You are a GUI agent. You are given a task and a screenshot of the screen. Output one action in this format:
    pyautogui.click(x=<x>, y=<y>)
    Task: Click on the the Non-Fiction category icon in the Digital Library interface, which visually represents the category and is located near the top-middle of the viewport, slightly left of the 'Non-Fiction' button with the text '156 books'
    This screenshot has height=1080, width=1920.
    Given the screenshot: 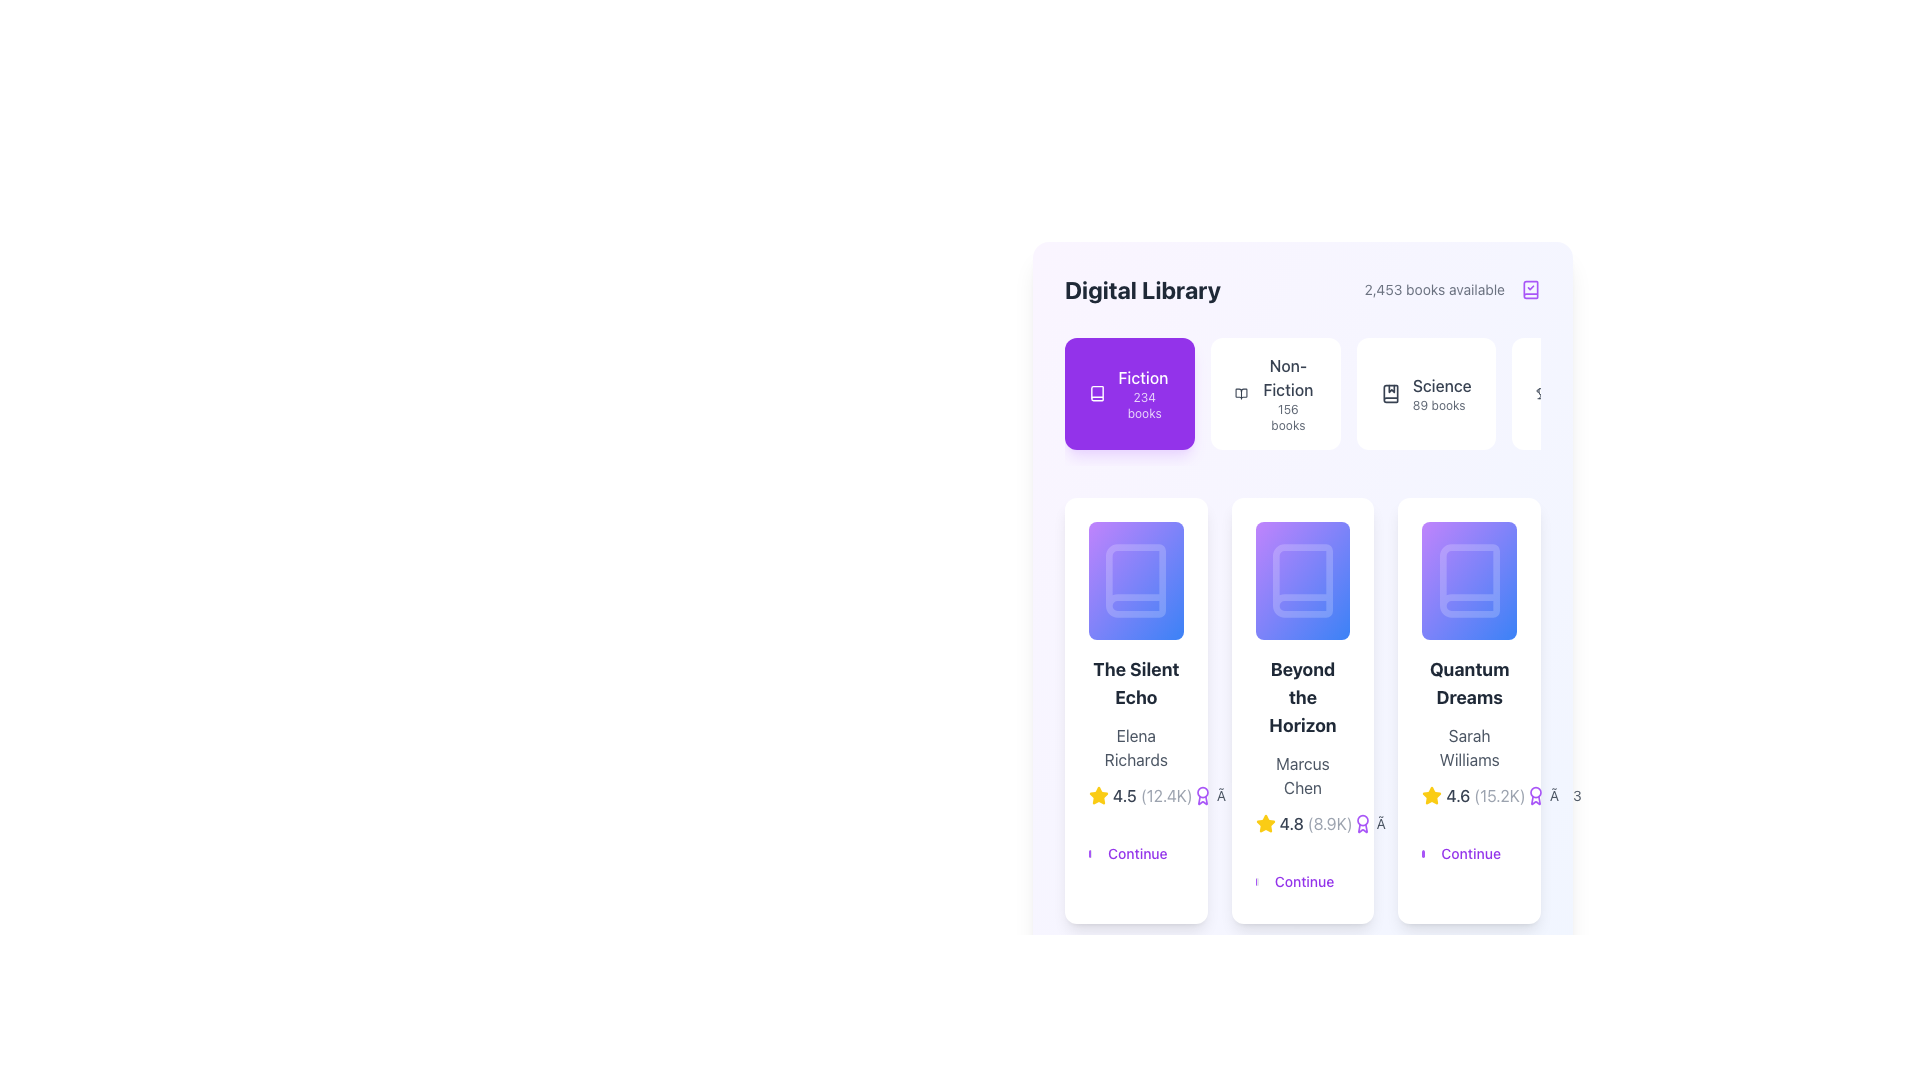 What is the action you would take?
    pyautogui.click(x=1240, y=393)
    